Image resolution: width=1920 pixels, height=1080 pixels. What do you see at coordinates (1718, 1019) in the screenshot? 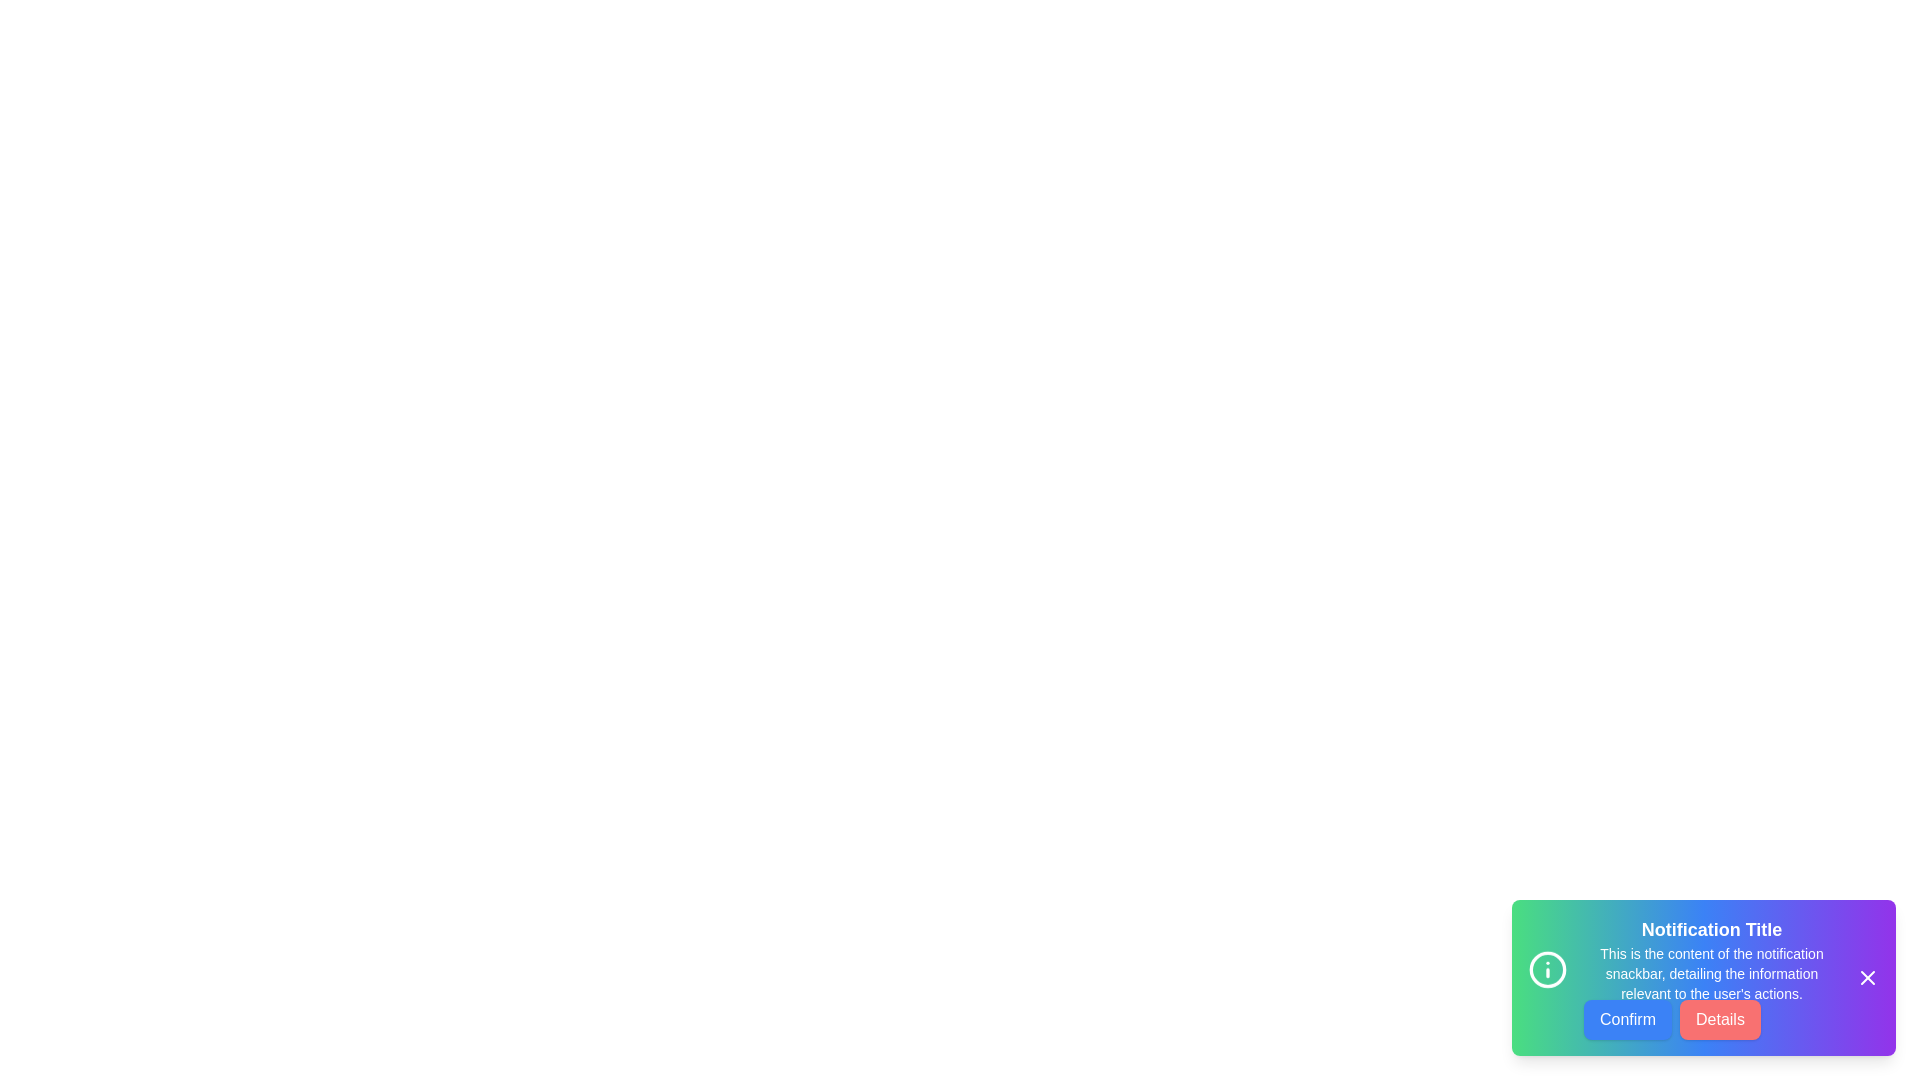
I see `the 'Details' button in the notification snackbar` at bounding box center [1718, 1019].